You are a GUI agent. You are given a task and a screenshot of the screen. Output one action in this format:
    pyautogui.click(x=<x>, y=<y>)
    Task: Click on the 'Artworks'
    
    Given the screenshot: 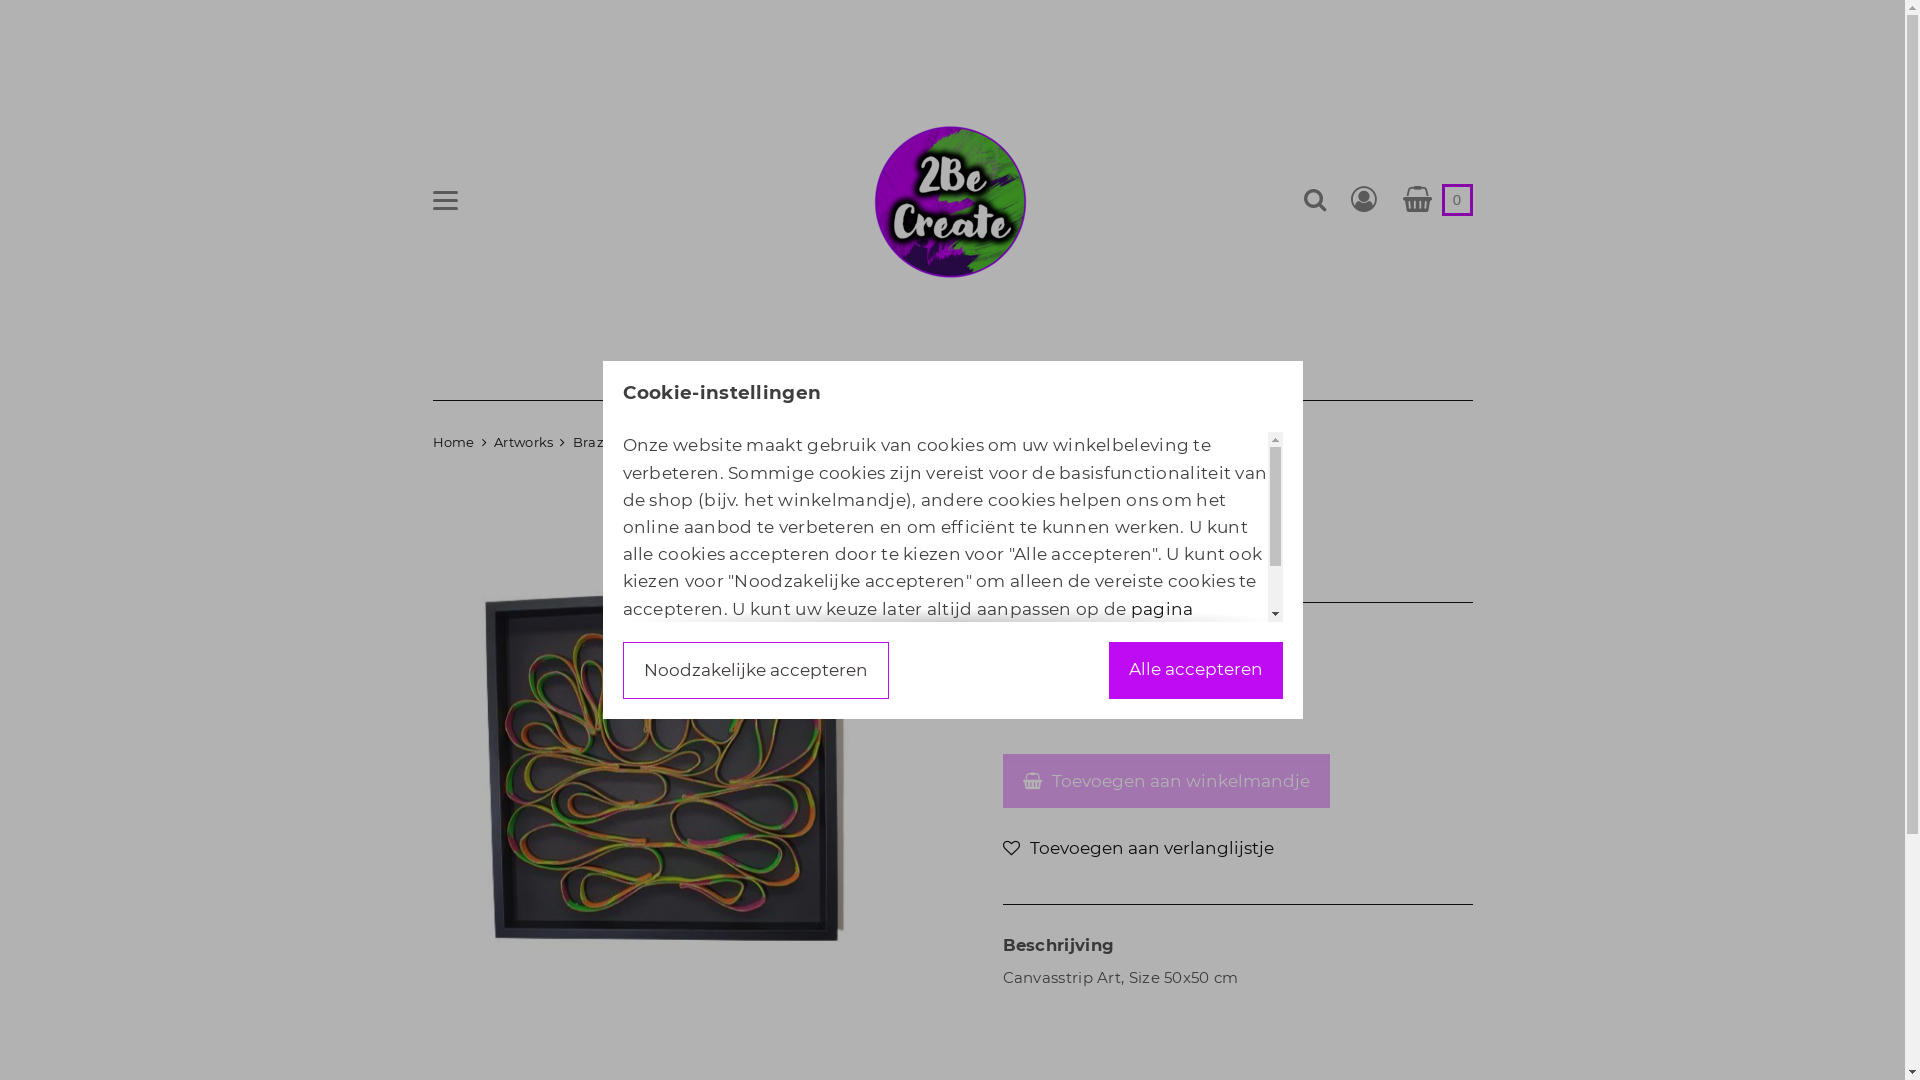 What is the action you would take?
    pyautogui.click(x=523, y=441)
    